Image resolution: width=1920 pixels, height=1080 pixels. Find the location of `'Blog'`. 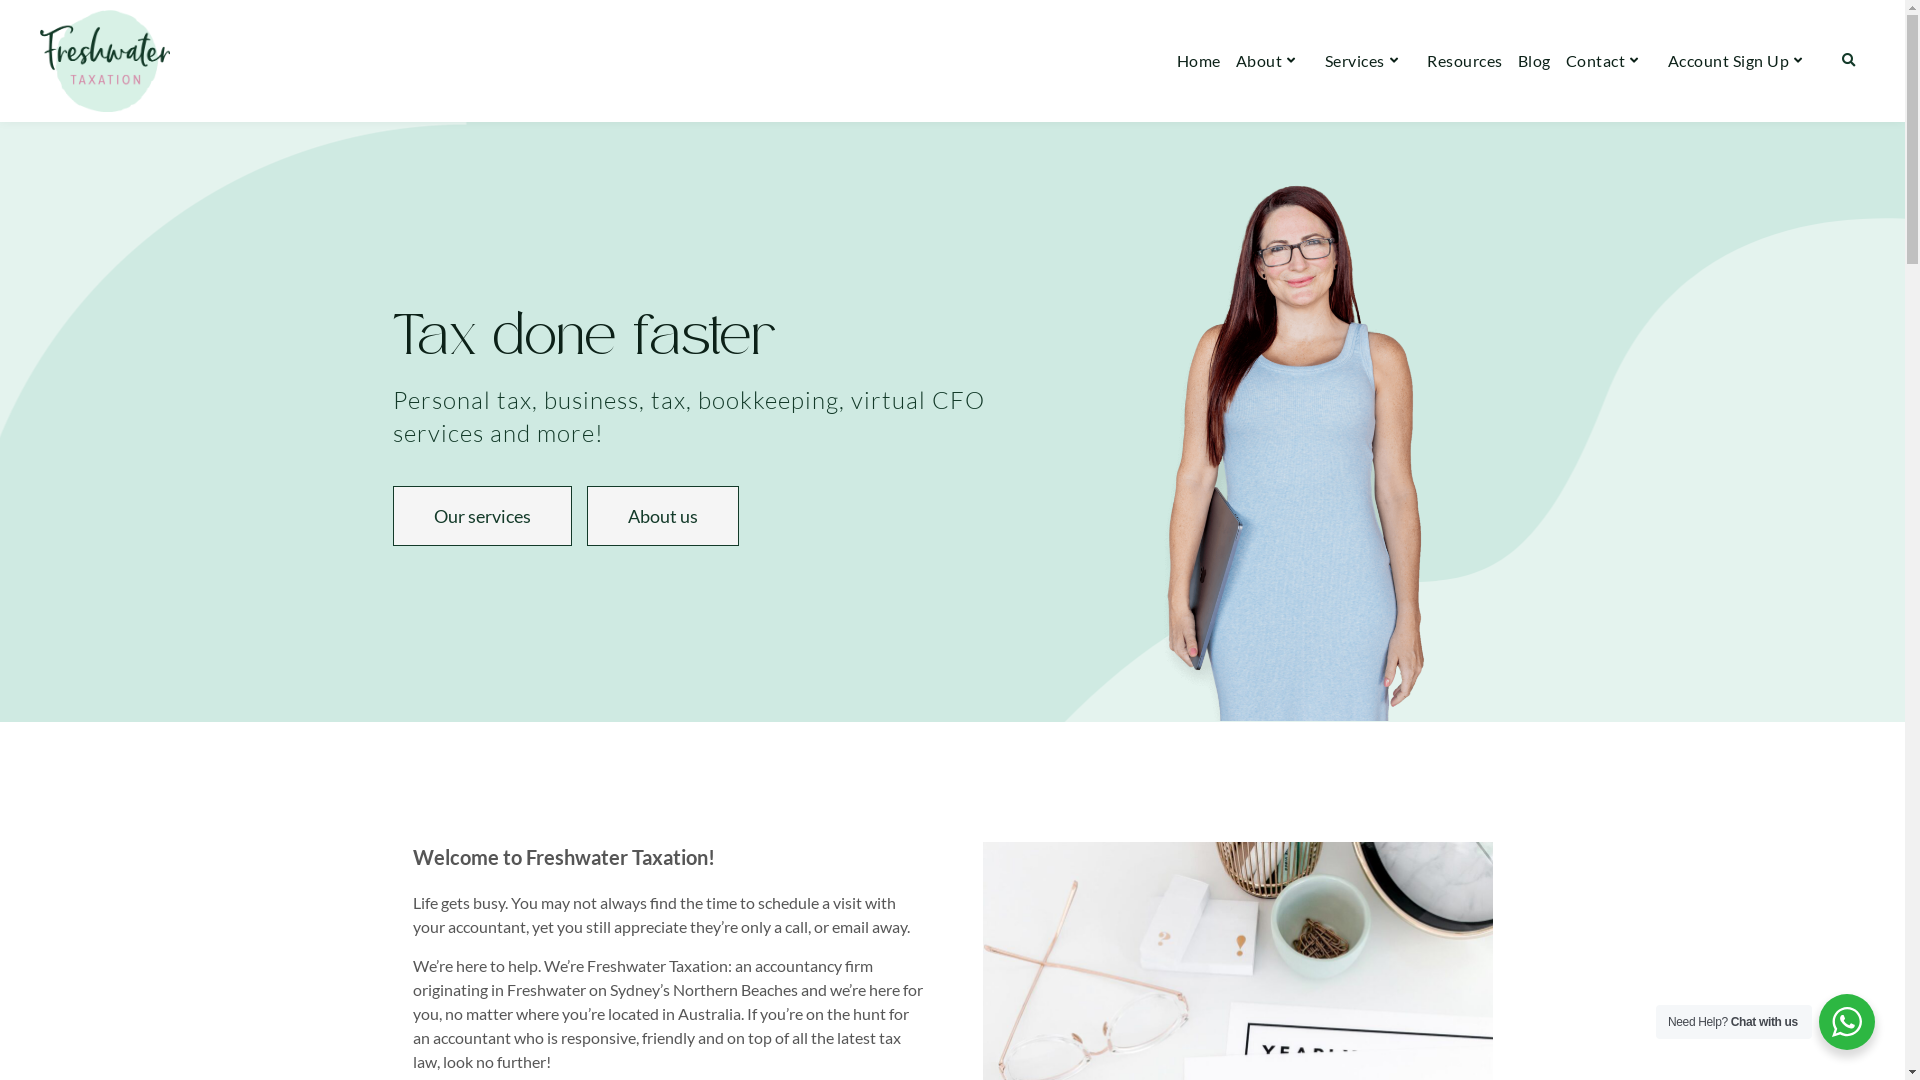

'Blog' is located at coordinates (1533, 60).